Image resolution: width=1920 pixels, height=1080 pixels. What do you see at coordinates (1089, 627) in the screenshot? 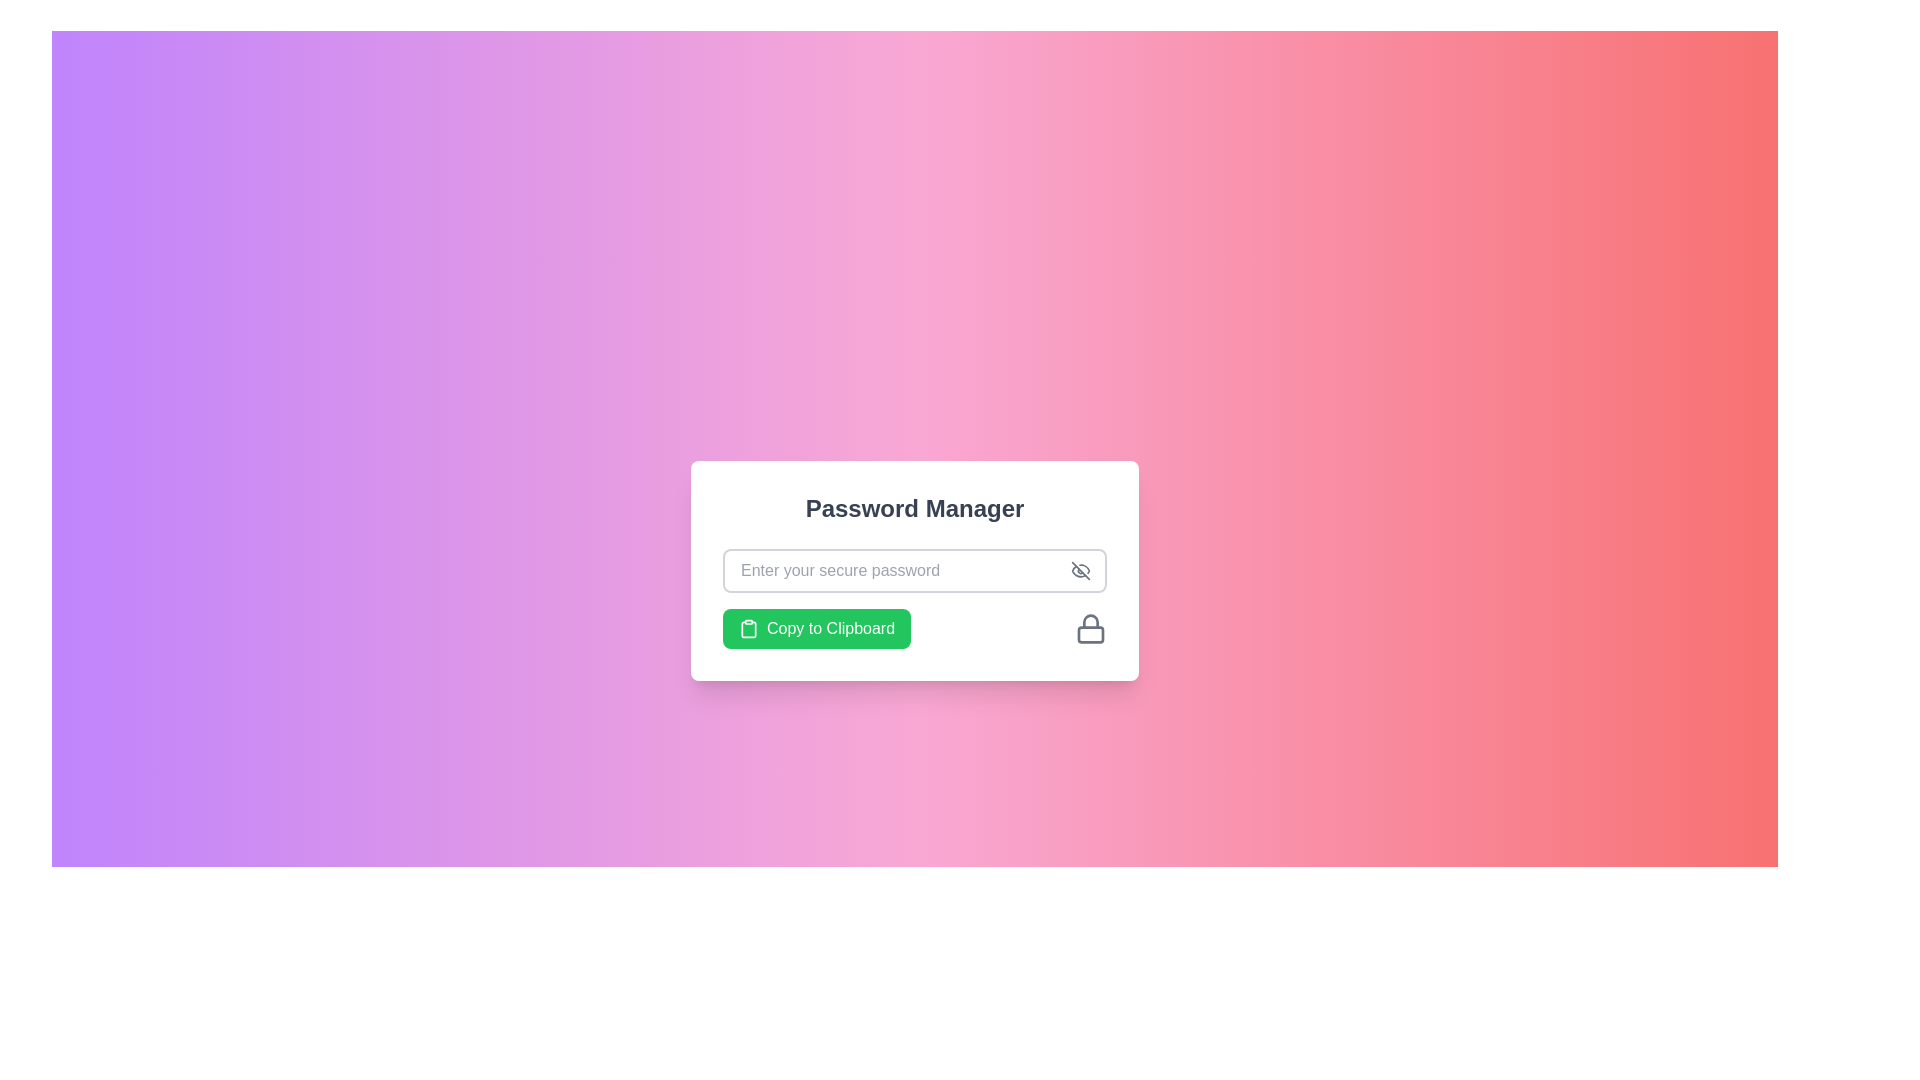
I see `the lock icon, which is a grayscale outline of a padlock located on the right side of the 'Copy to Clipboard' button` at bounding box center [1089, 627].